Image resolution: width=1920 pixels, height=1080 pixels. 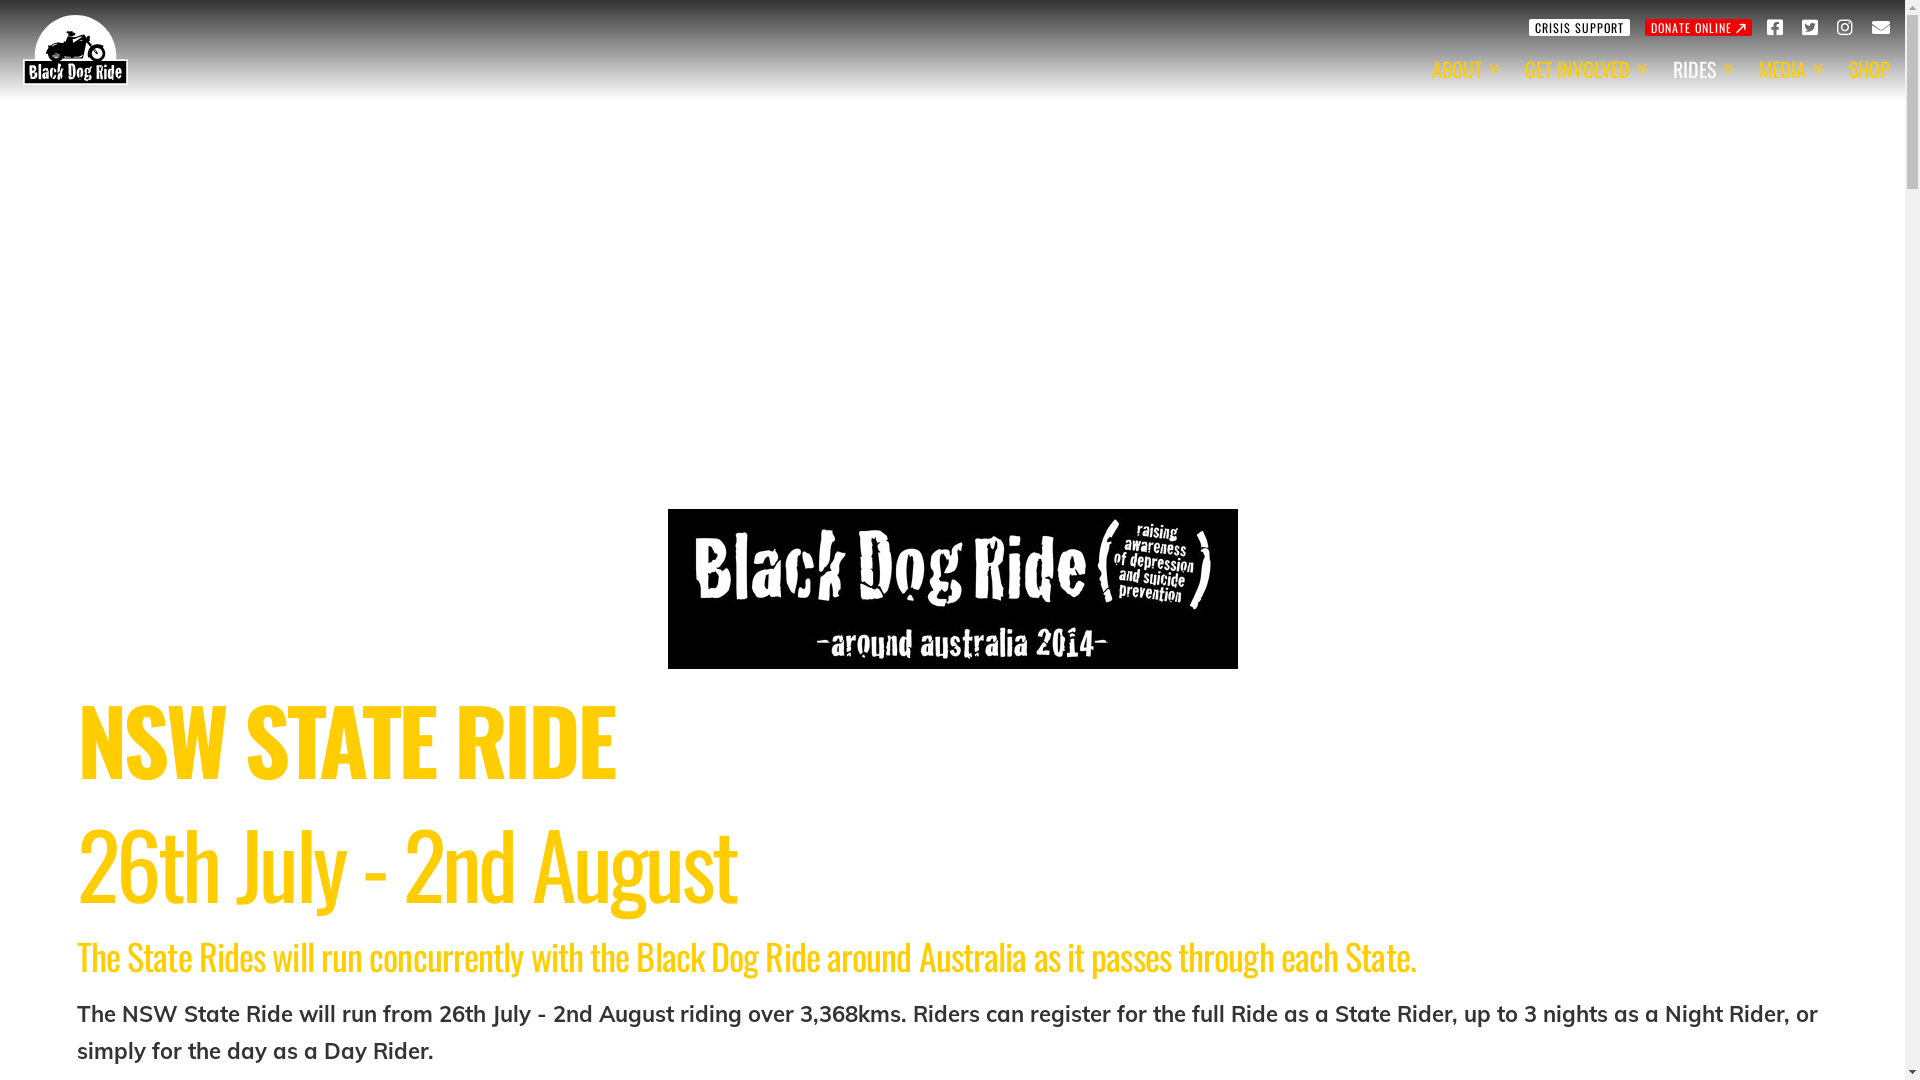 I want to click on 'GET INVOLVED', so click(x=1583, y=68).